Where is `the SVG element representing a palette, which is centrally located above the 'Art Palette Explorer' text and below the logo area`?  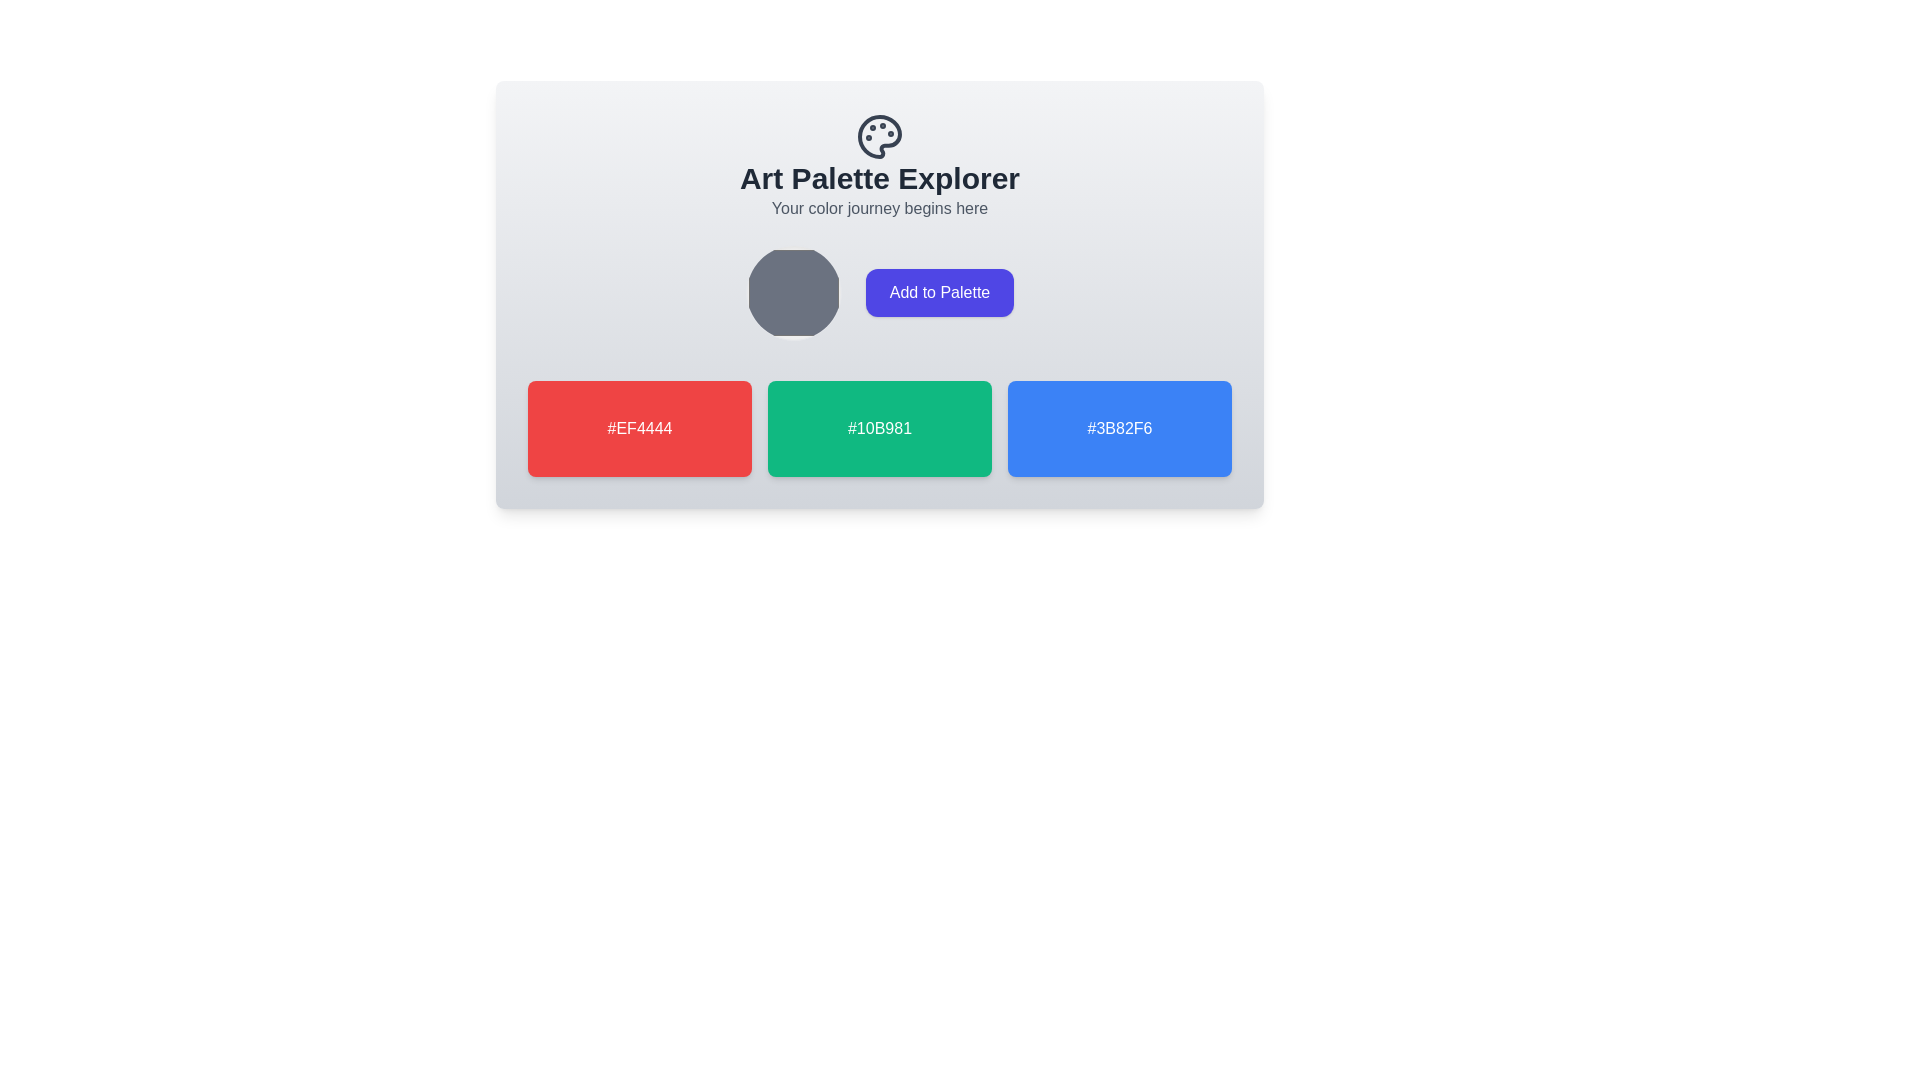
the SVG element representing a palette, which is centrally located above the 'Art Palette Explorer' text and below the logo area is located at coordinates (879, 136).